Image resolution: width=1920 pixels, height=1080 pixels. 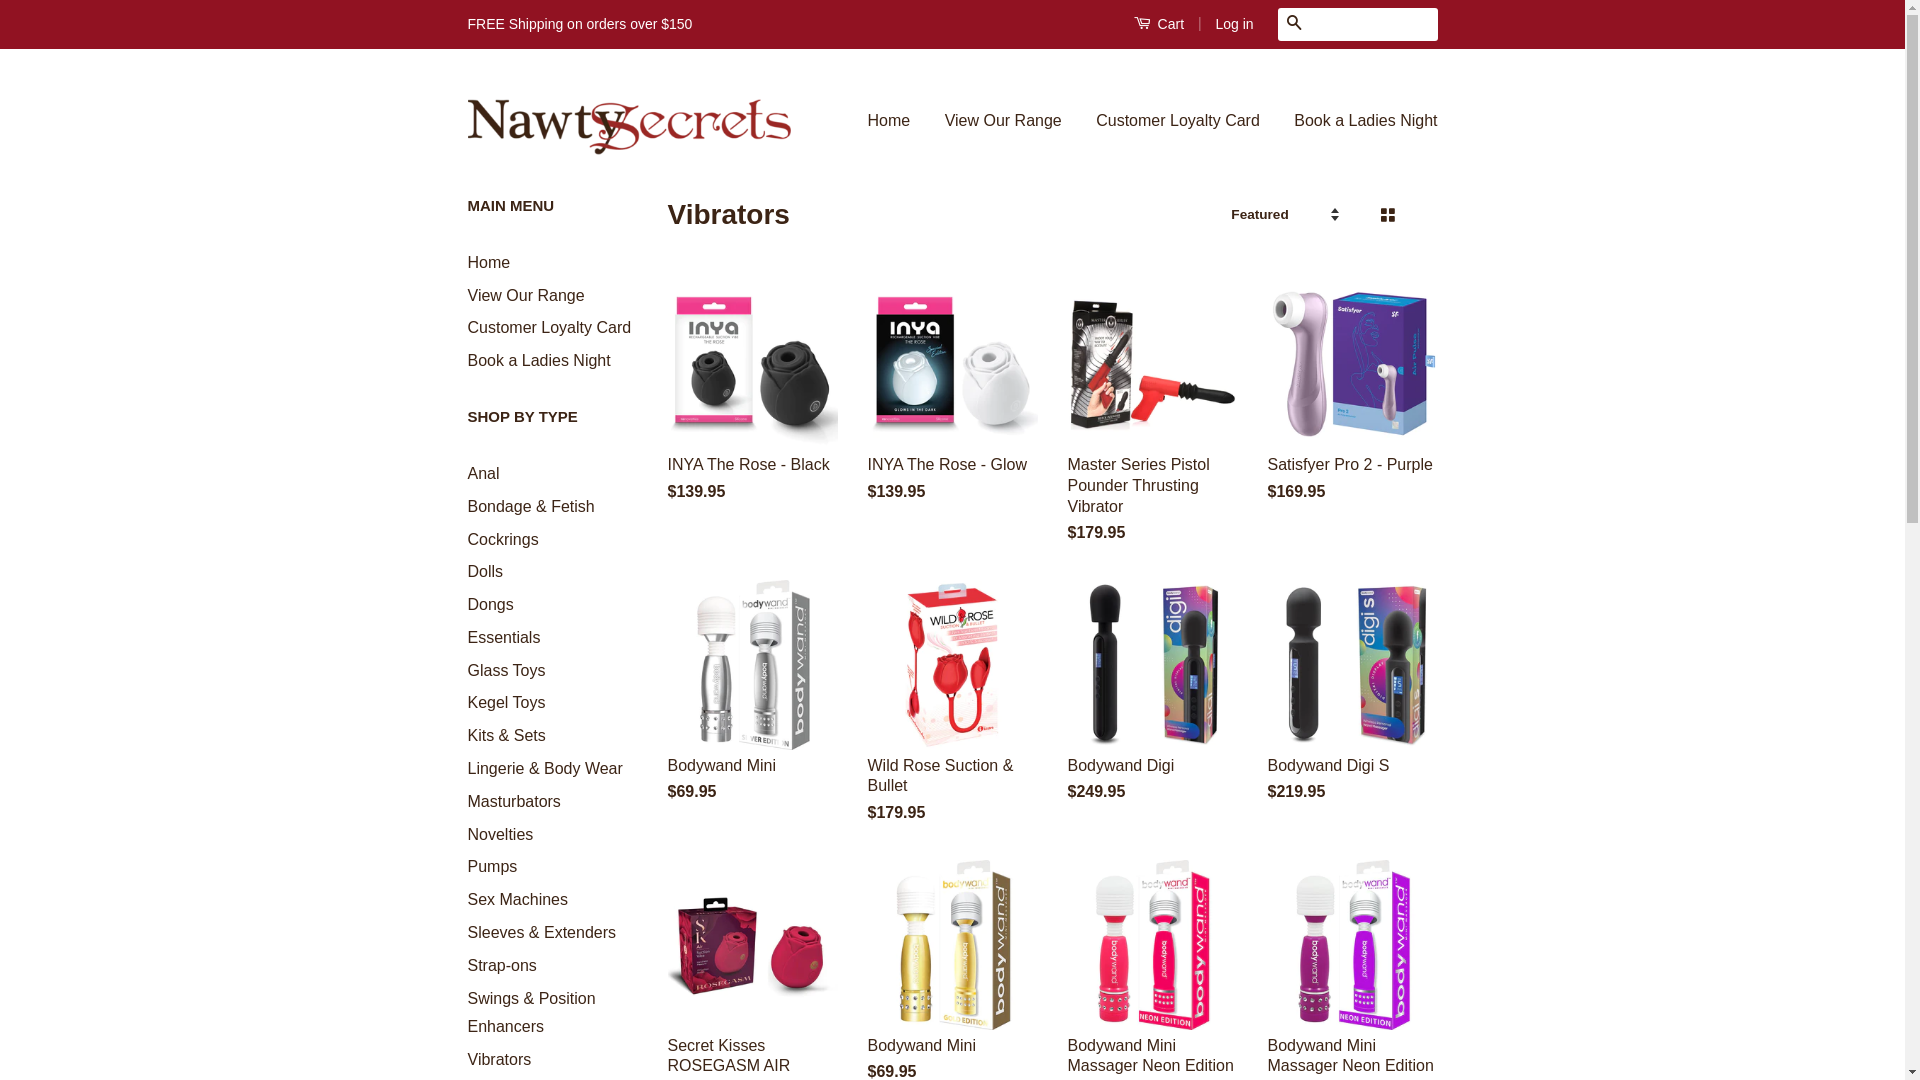 What do you see at coordinates (507, 701) in the screenshot?
I see `'Kegel Toys'` at bounding box center [507, 701].